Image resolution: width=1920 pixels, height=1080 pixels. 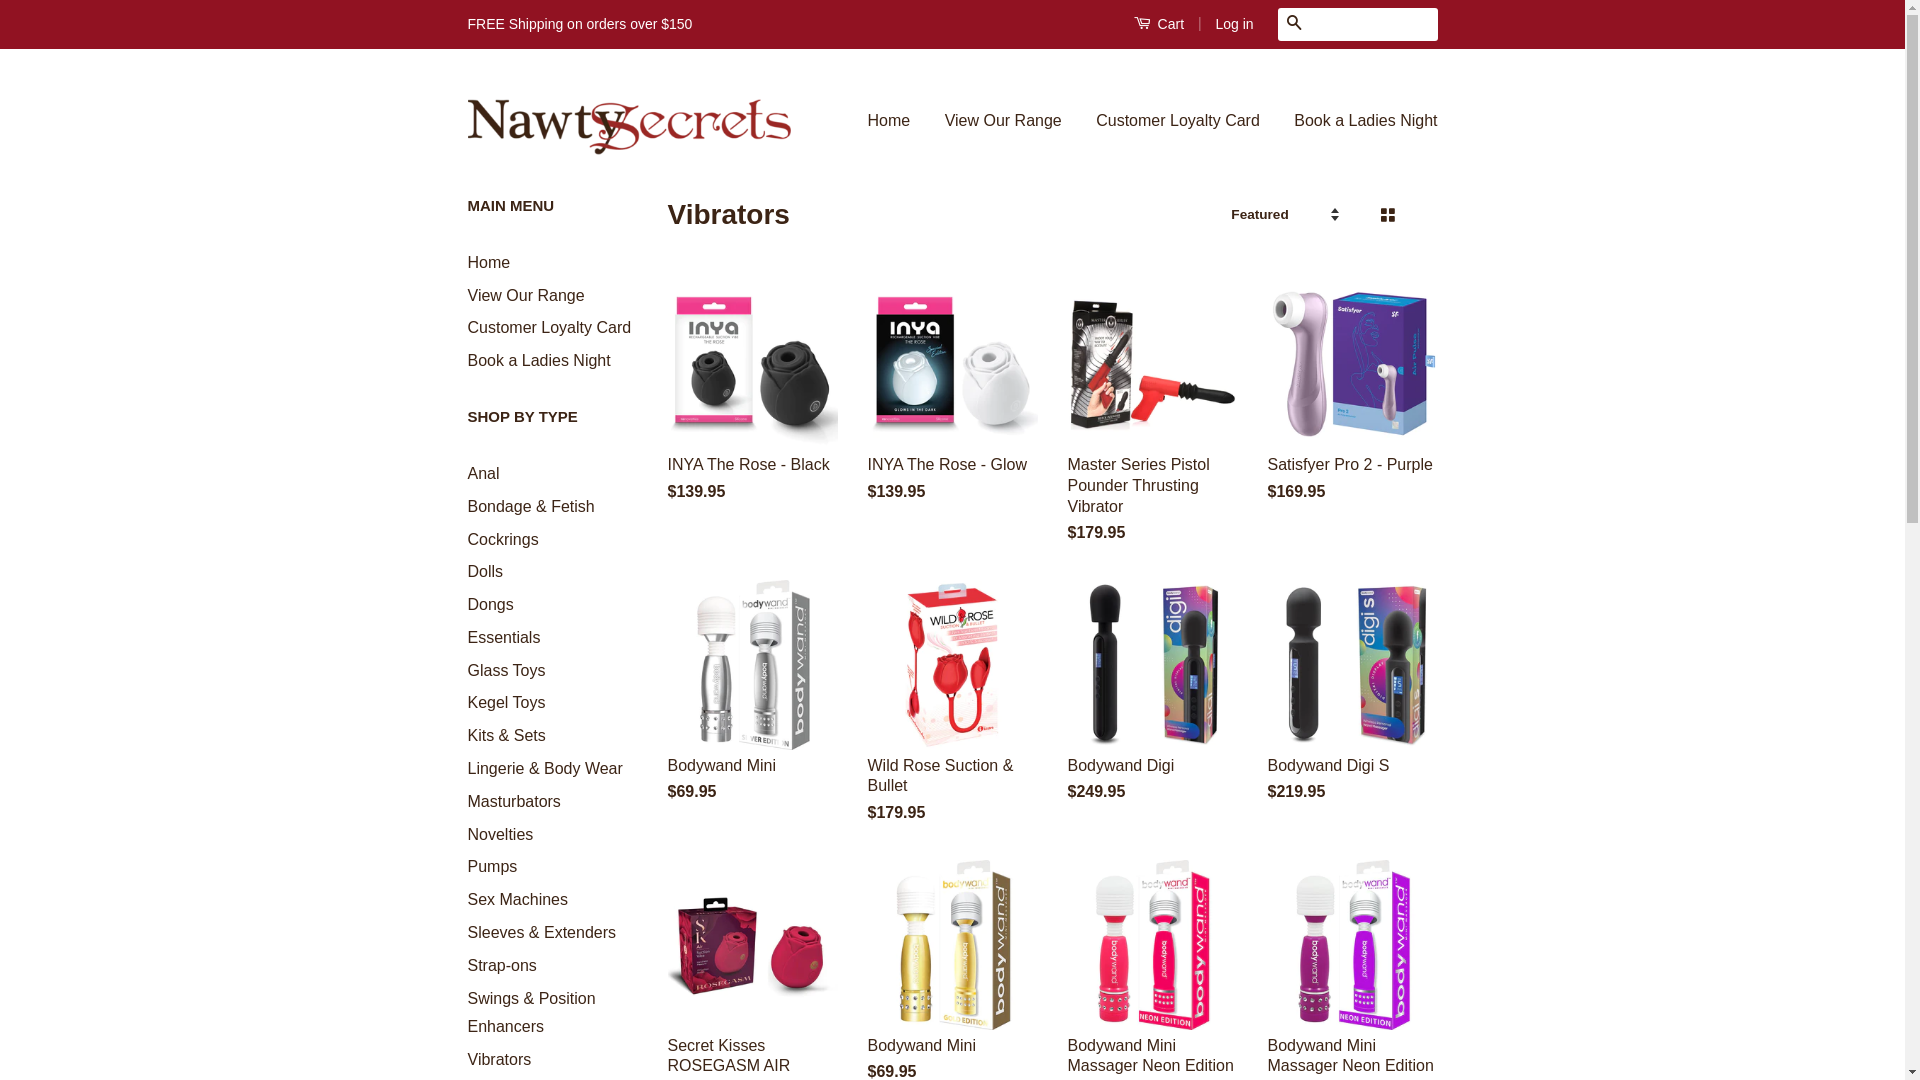 What do you see at coordinates (507, 701) in the screenshot?
I see `'Kegel Toys'` at bounding box center [507, 701].